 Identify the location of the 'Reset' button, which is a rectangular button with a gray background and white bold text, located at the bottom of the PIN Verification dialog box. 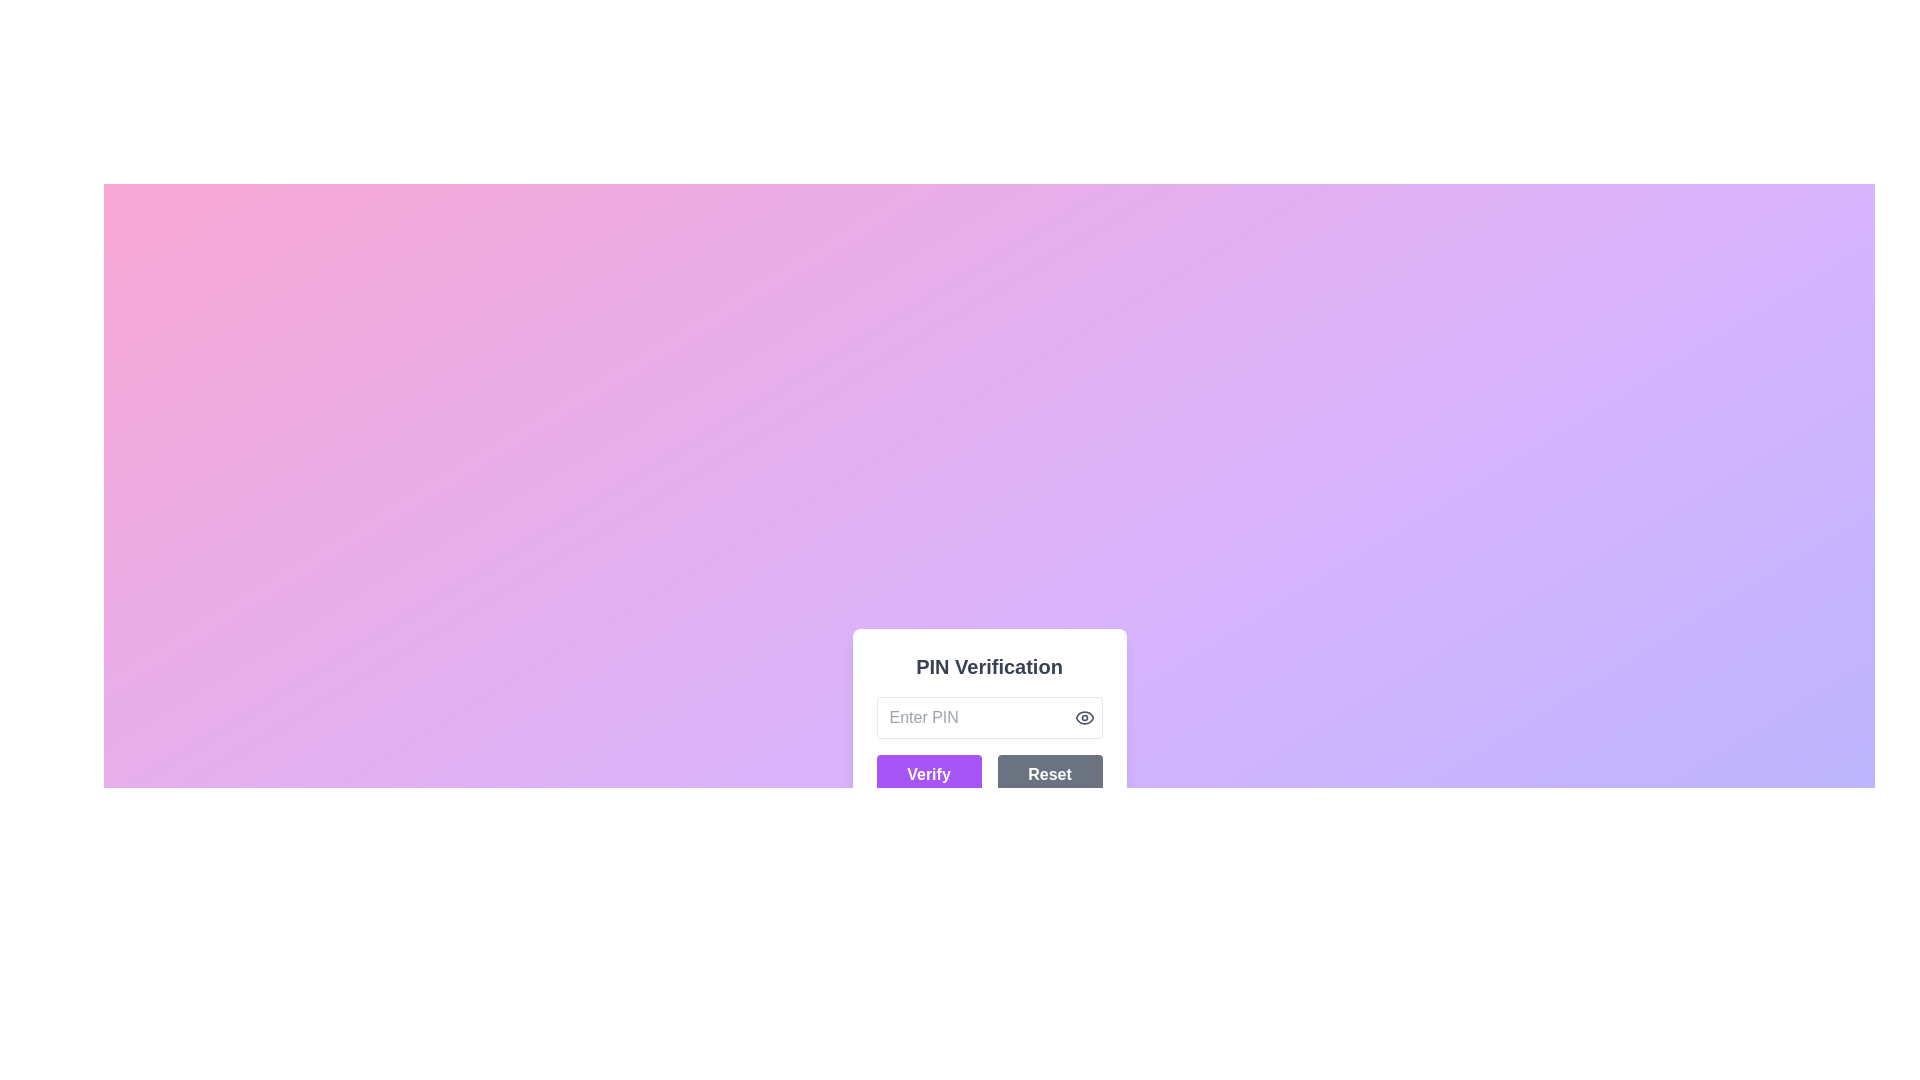
(1049, 774).